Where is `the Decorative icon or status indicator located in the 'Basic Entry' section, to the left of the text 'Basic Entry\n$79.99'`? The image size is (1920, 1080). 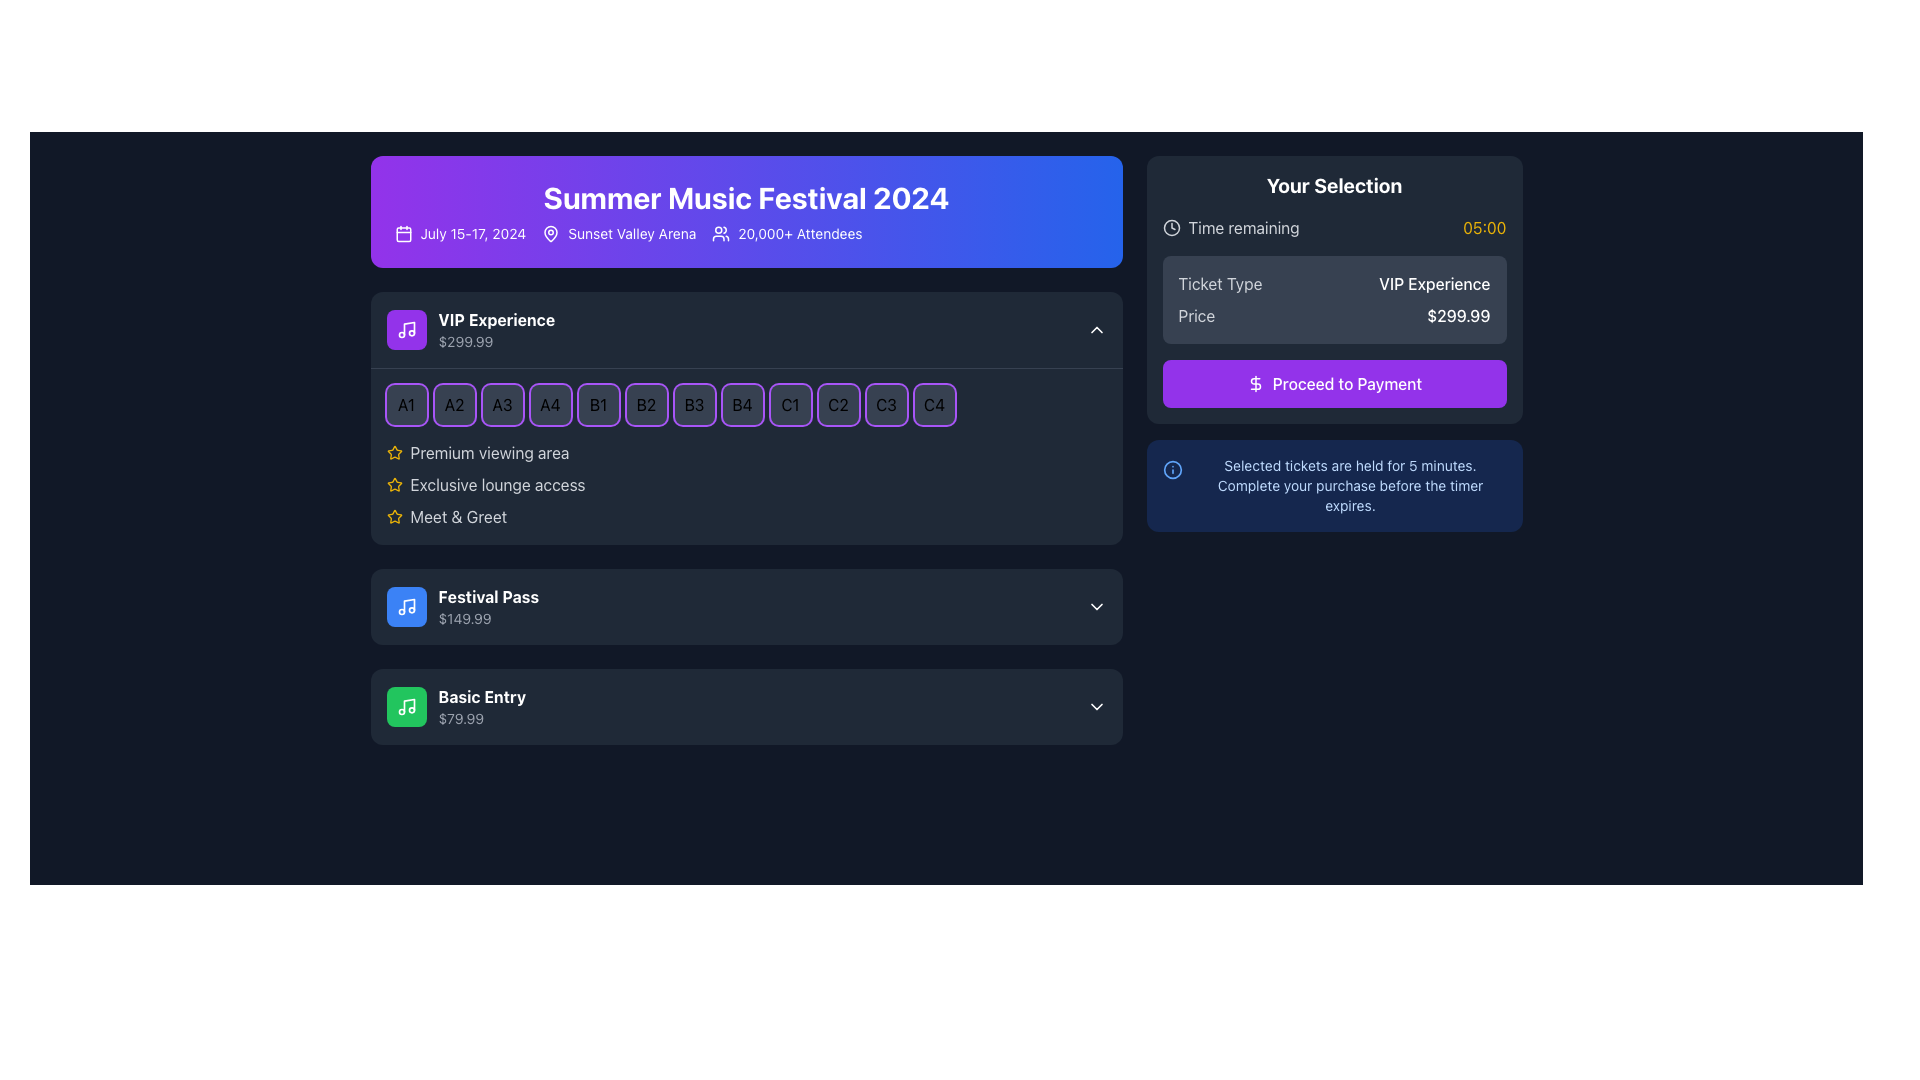 the Decorative icon or status indicator located in the 'Basic Entry' section, to the left of the text 'Basic Entry\n$79.99' is located at coordinates (405, 705).